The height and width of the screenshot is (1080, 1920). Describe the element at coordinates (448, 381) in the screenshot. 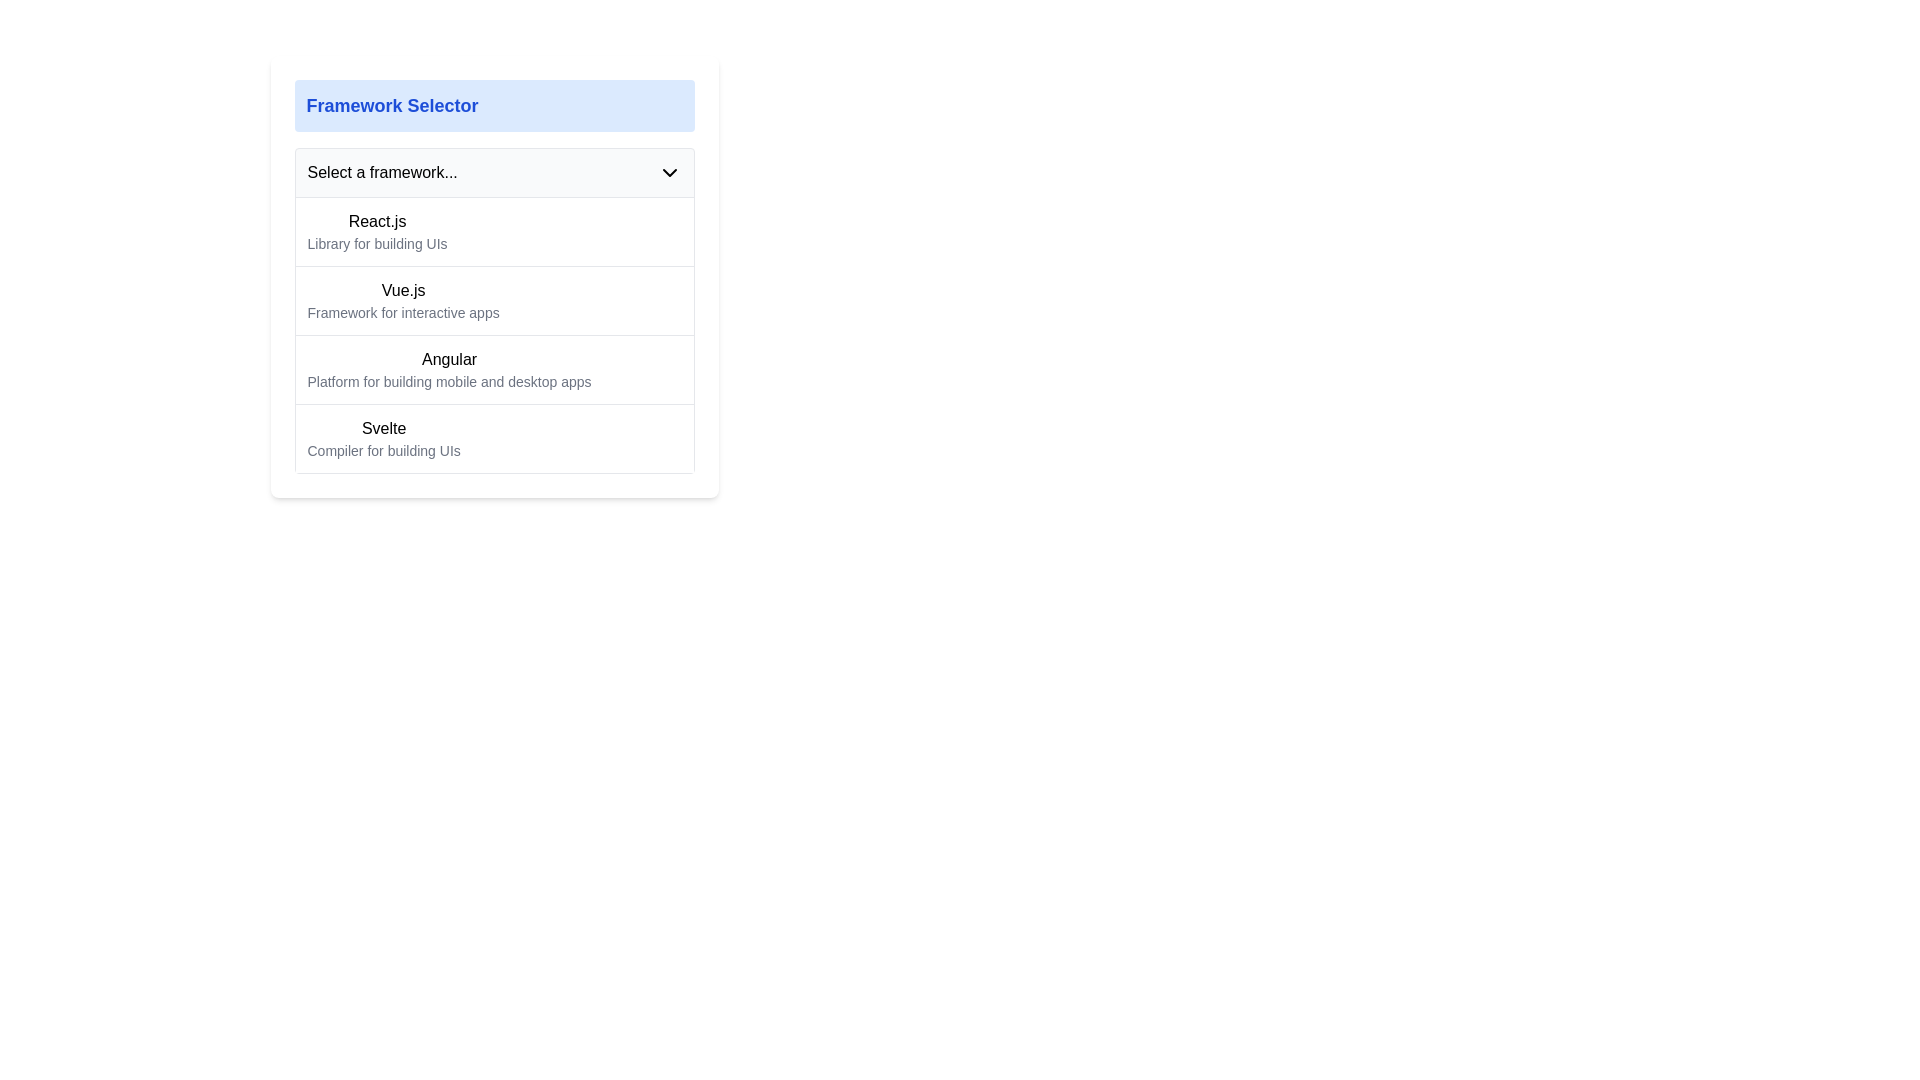

I see `the static label providing a descriptive subtitle for the 'Angular' framework, located directly below the bold text 'Angular' in the selection list` at that location.